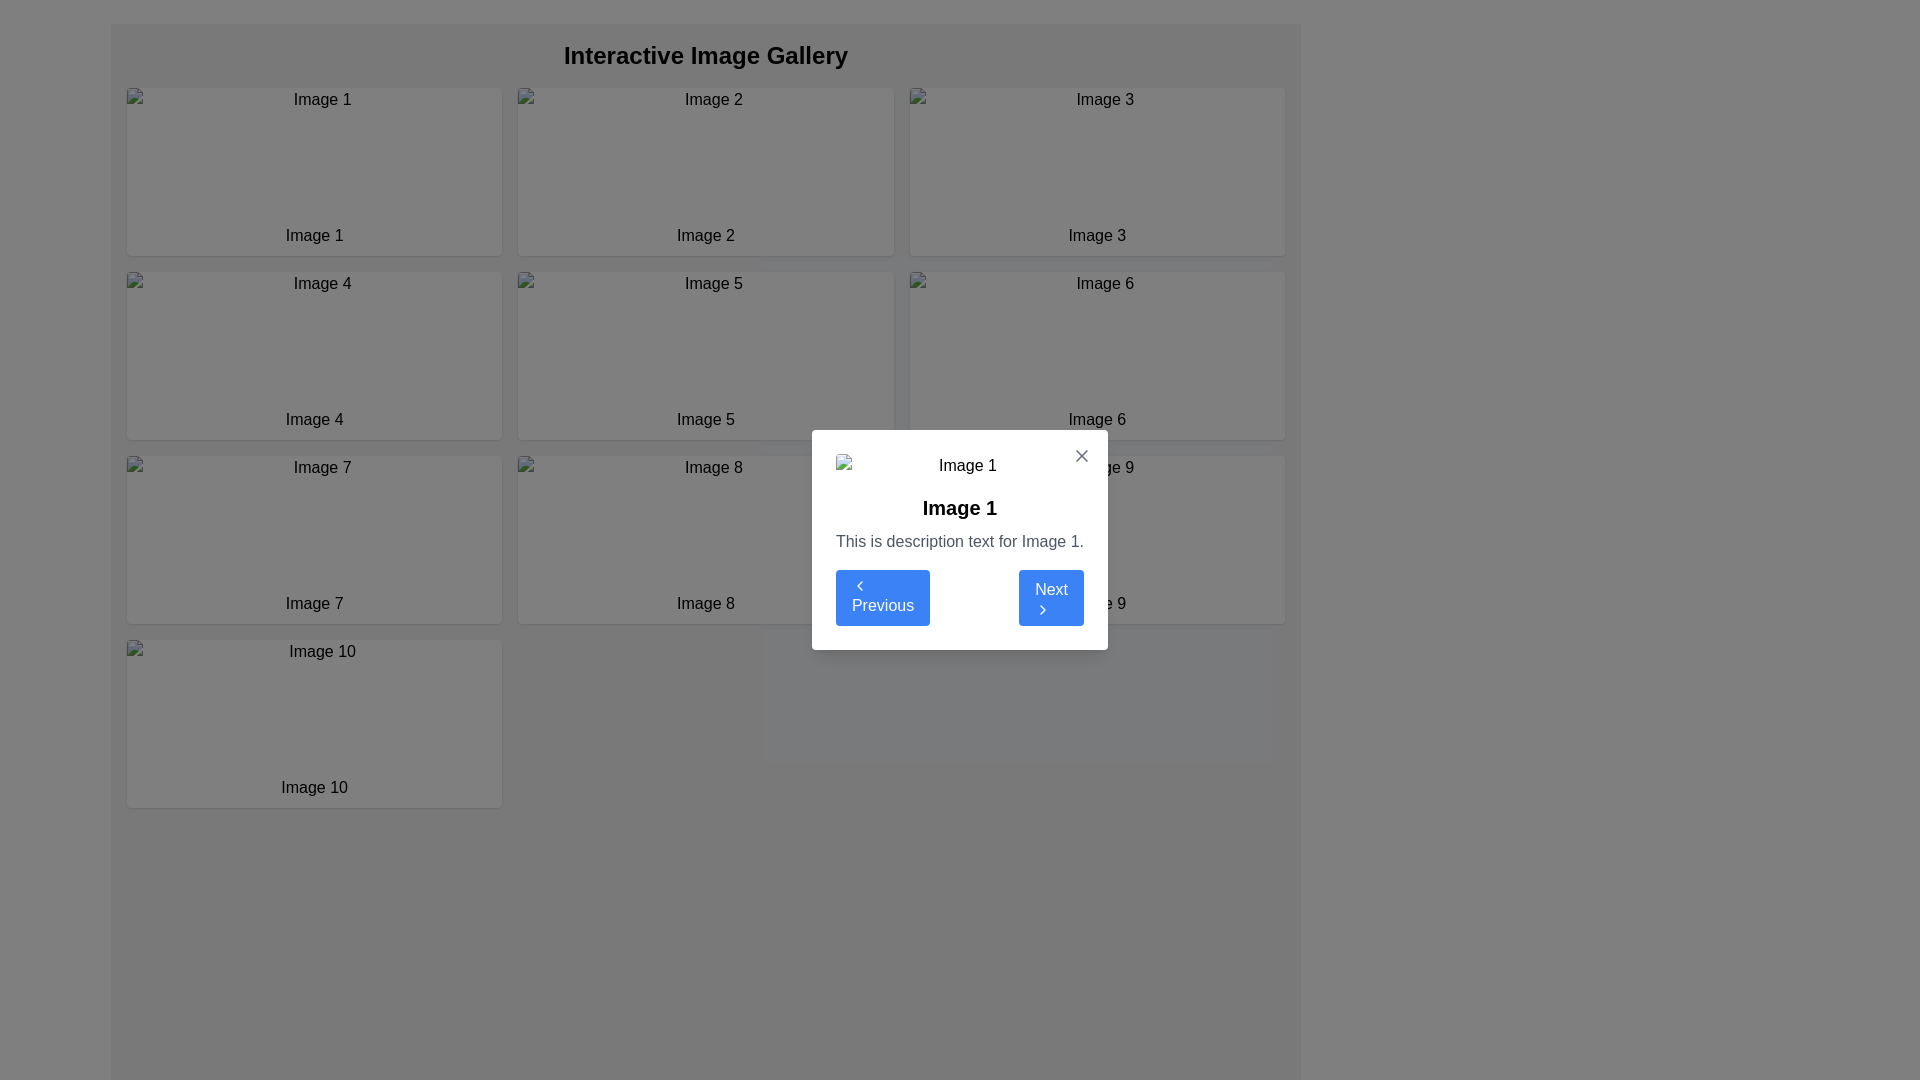  What do you see at coordinates (313, 519) in the screenshot?
I see `the image placeholder labeled 'Image 7'` at bounding box center [313, 519].